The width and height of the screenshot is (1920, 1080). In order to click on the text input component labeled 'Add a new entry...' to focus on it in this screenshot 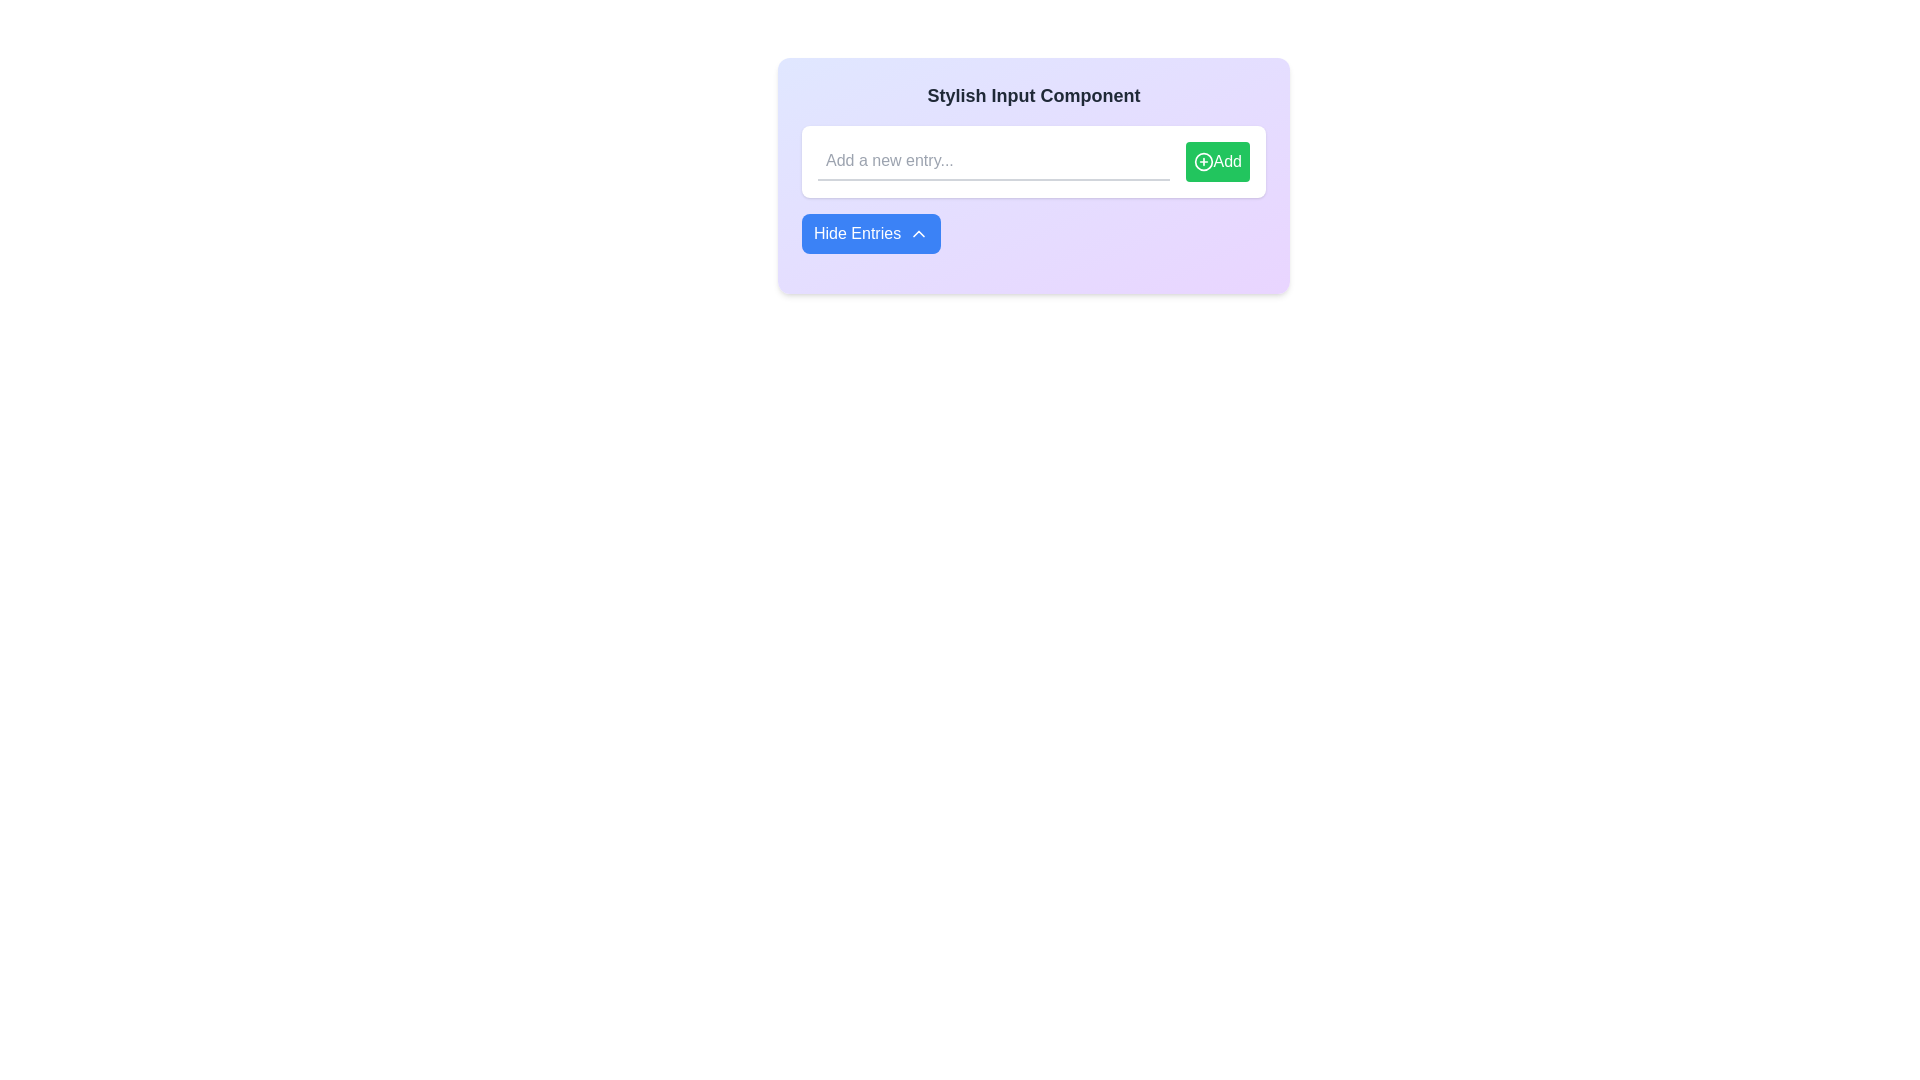, I will do `click(1033, 175)`.